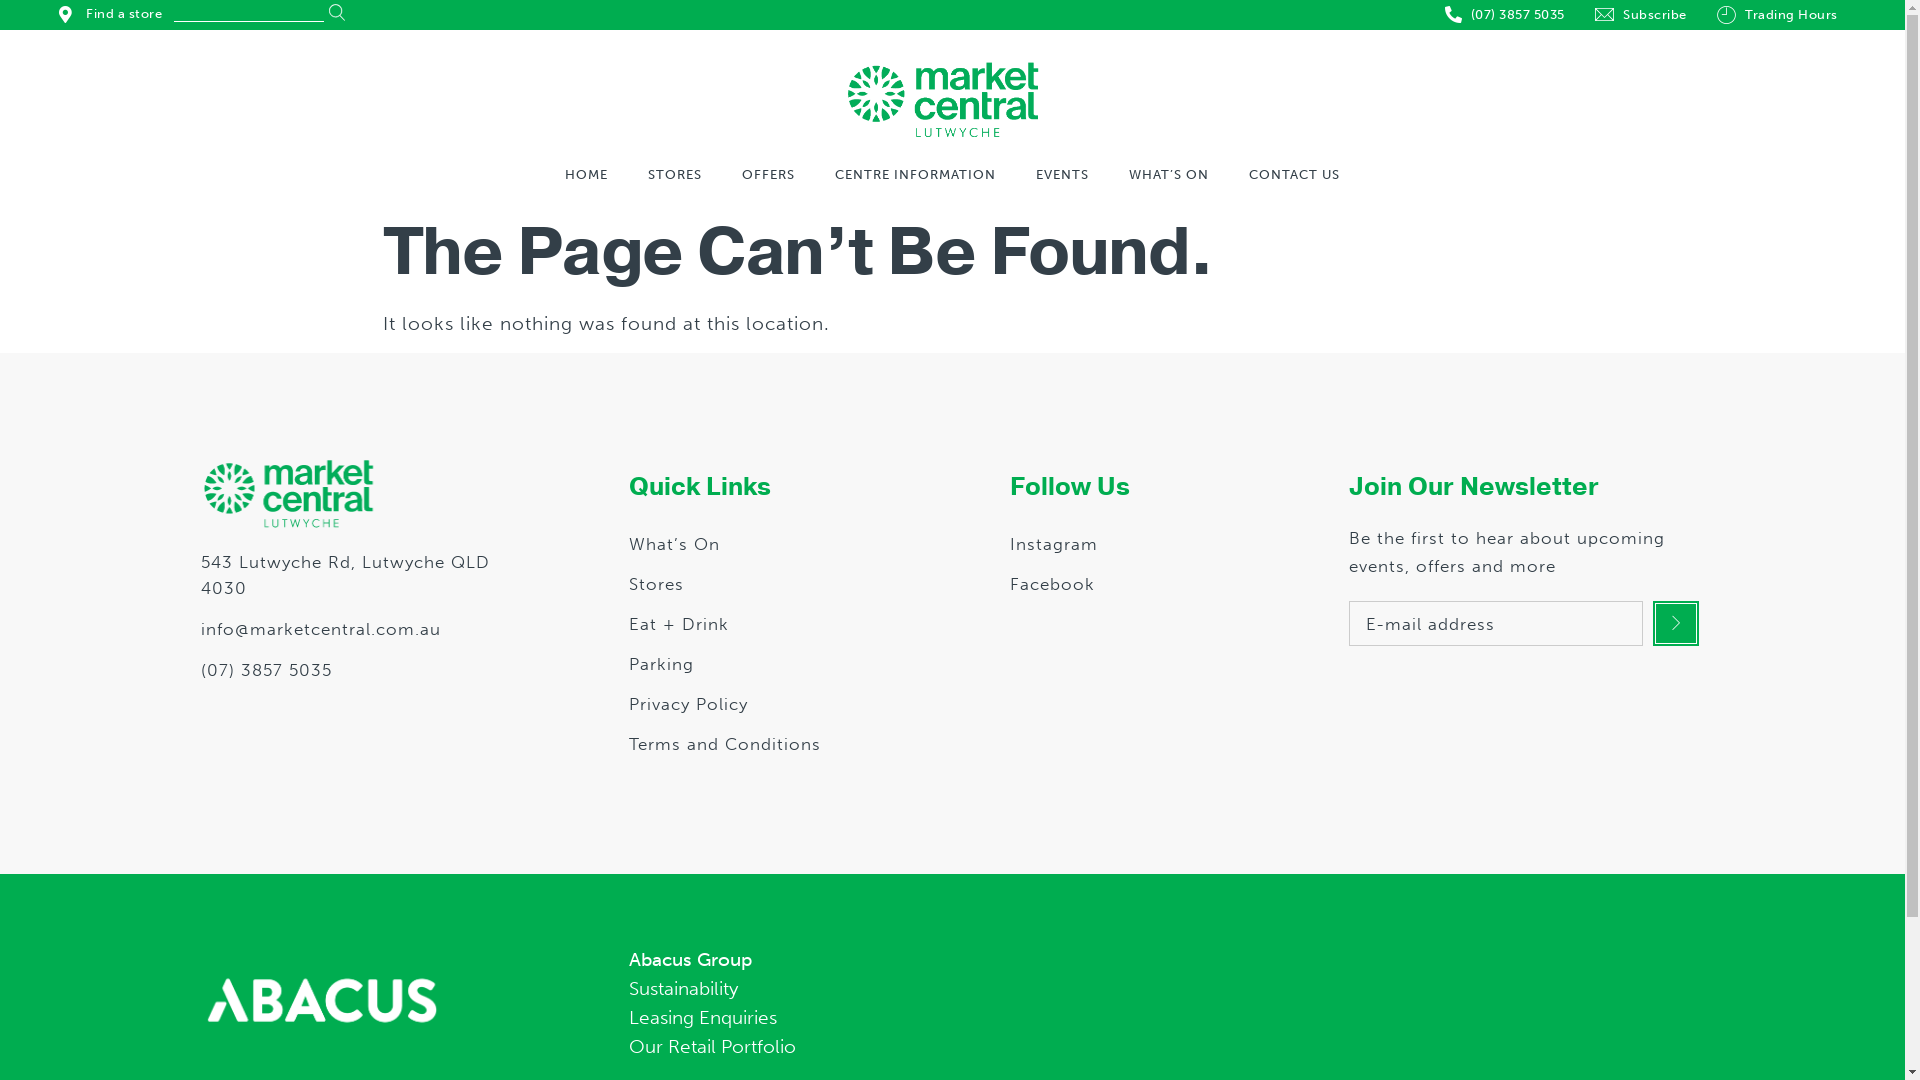  I want to click on 'Stores', so click(656, 583).